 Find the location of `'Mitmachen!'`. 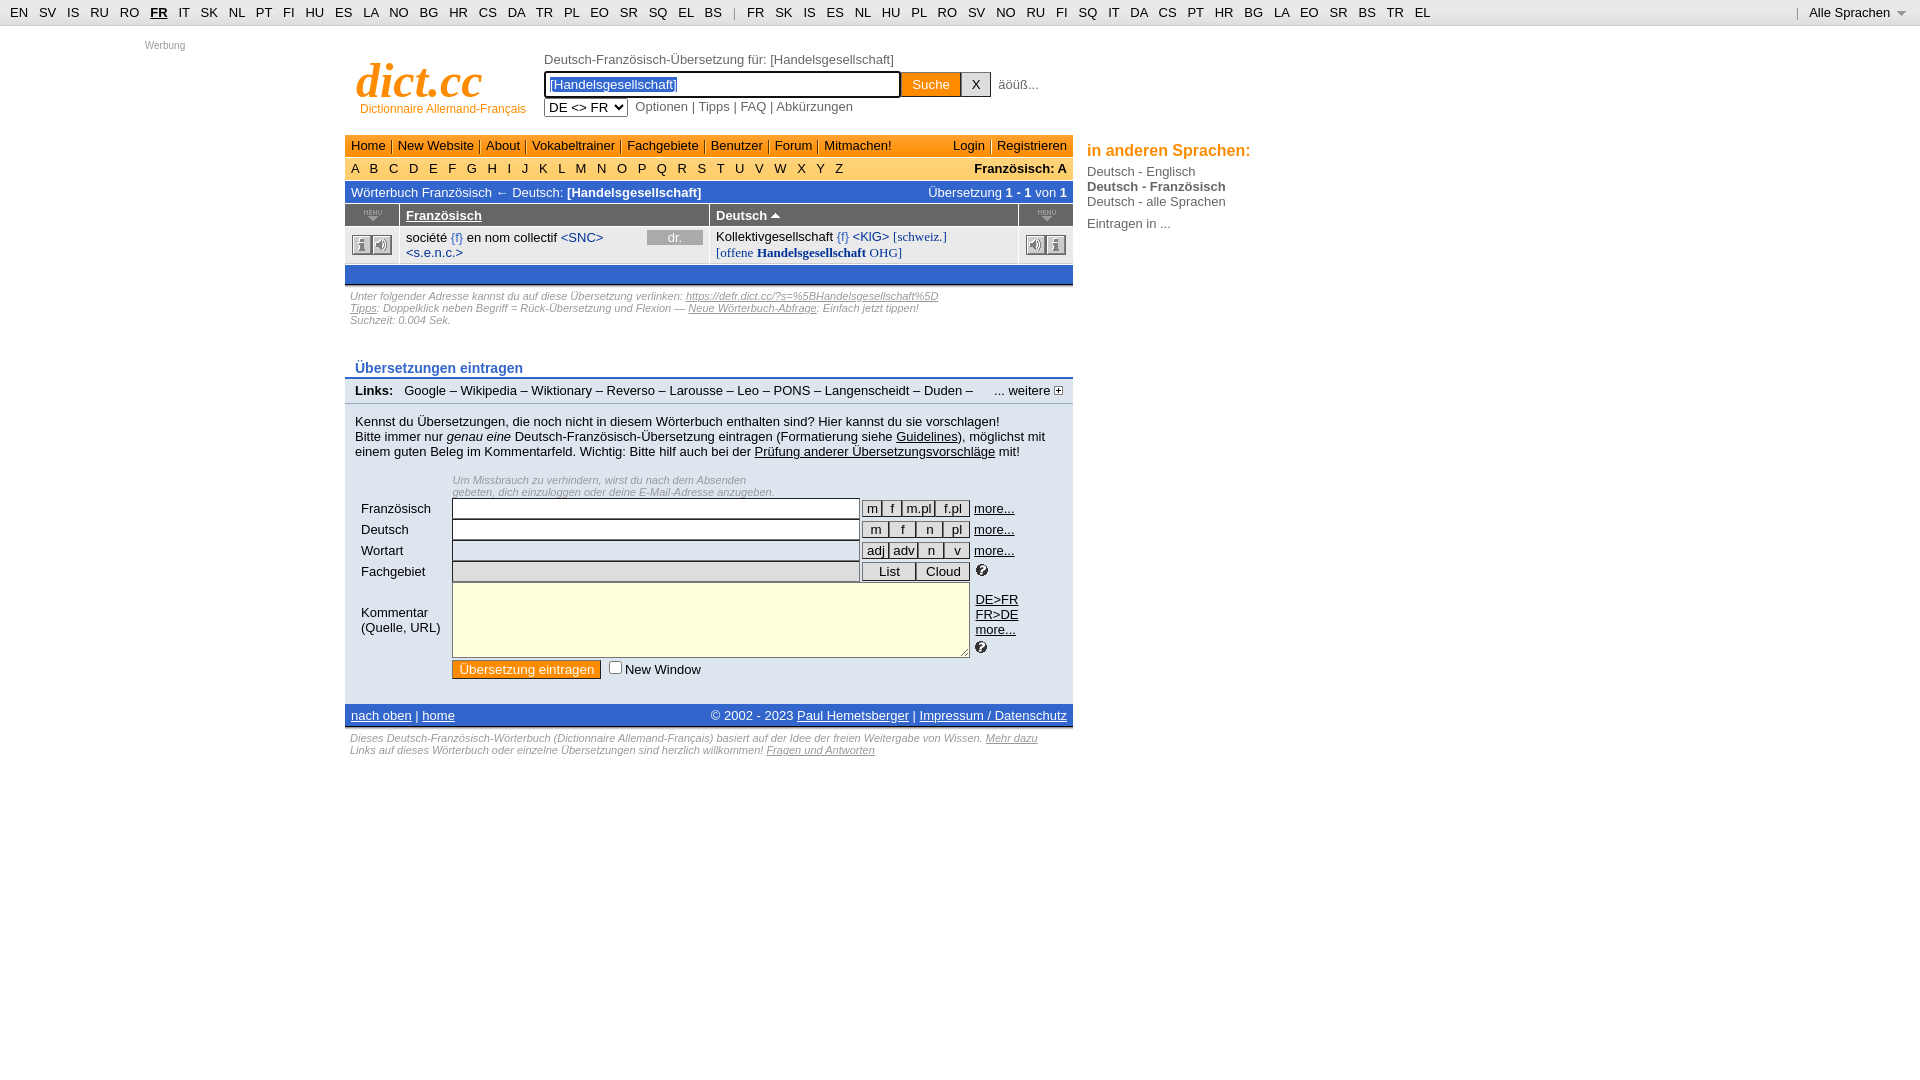

'Mitmachen!' is located at coordinates (857, 144).